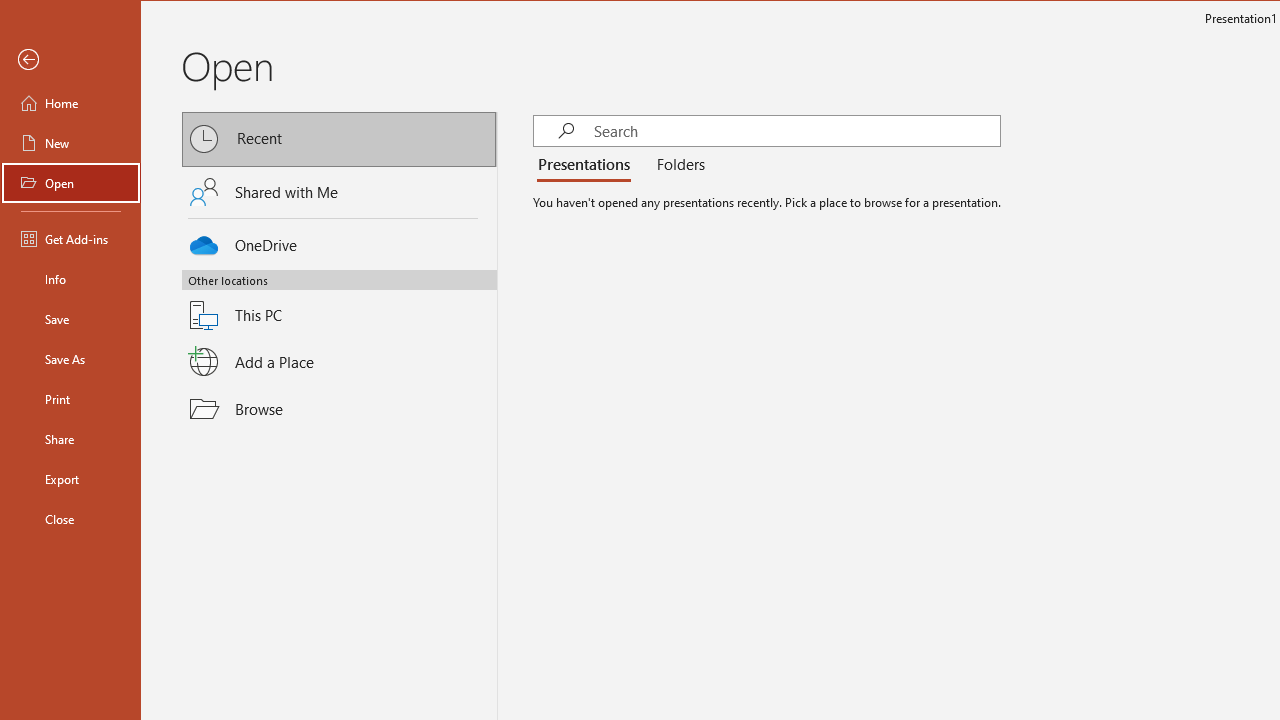 This screenshot has width=1280, height=720. What do you see at coordinates (339, 240) in the screenshot?
I see `'OneDrive'` at bounding box center [339, 240].